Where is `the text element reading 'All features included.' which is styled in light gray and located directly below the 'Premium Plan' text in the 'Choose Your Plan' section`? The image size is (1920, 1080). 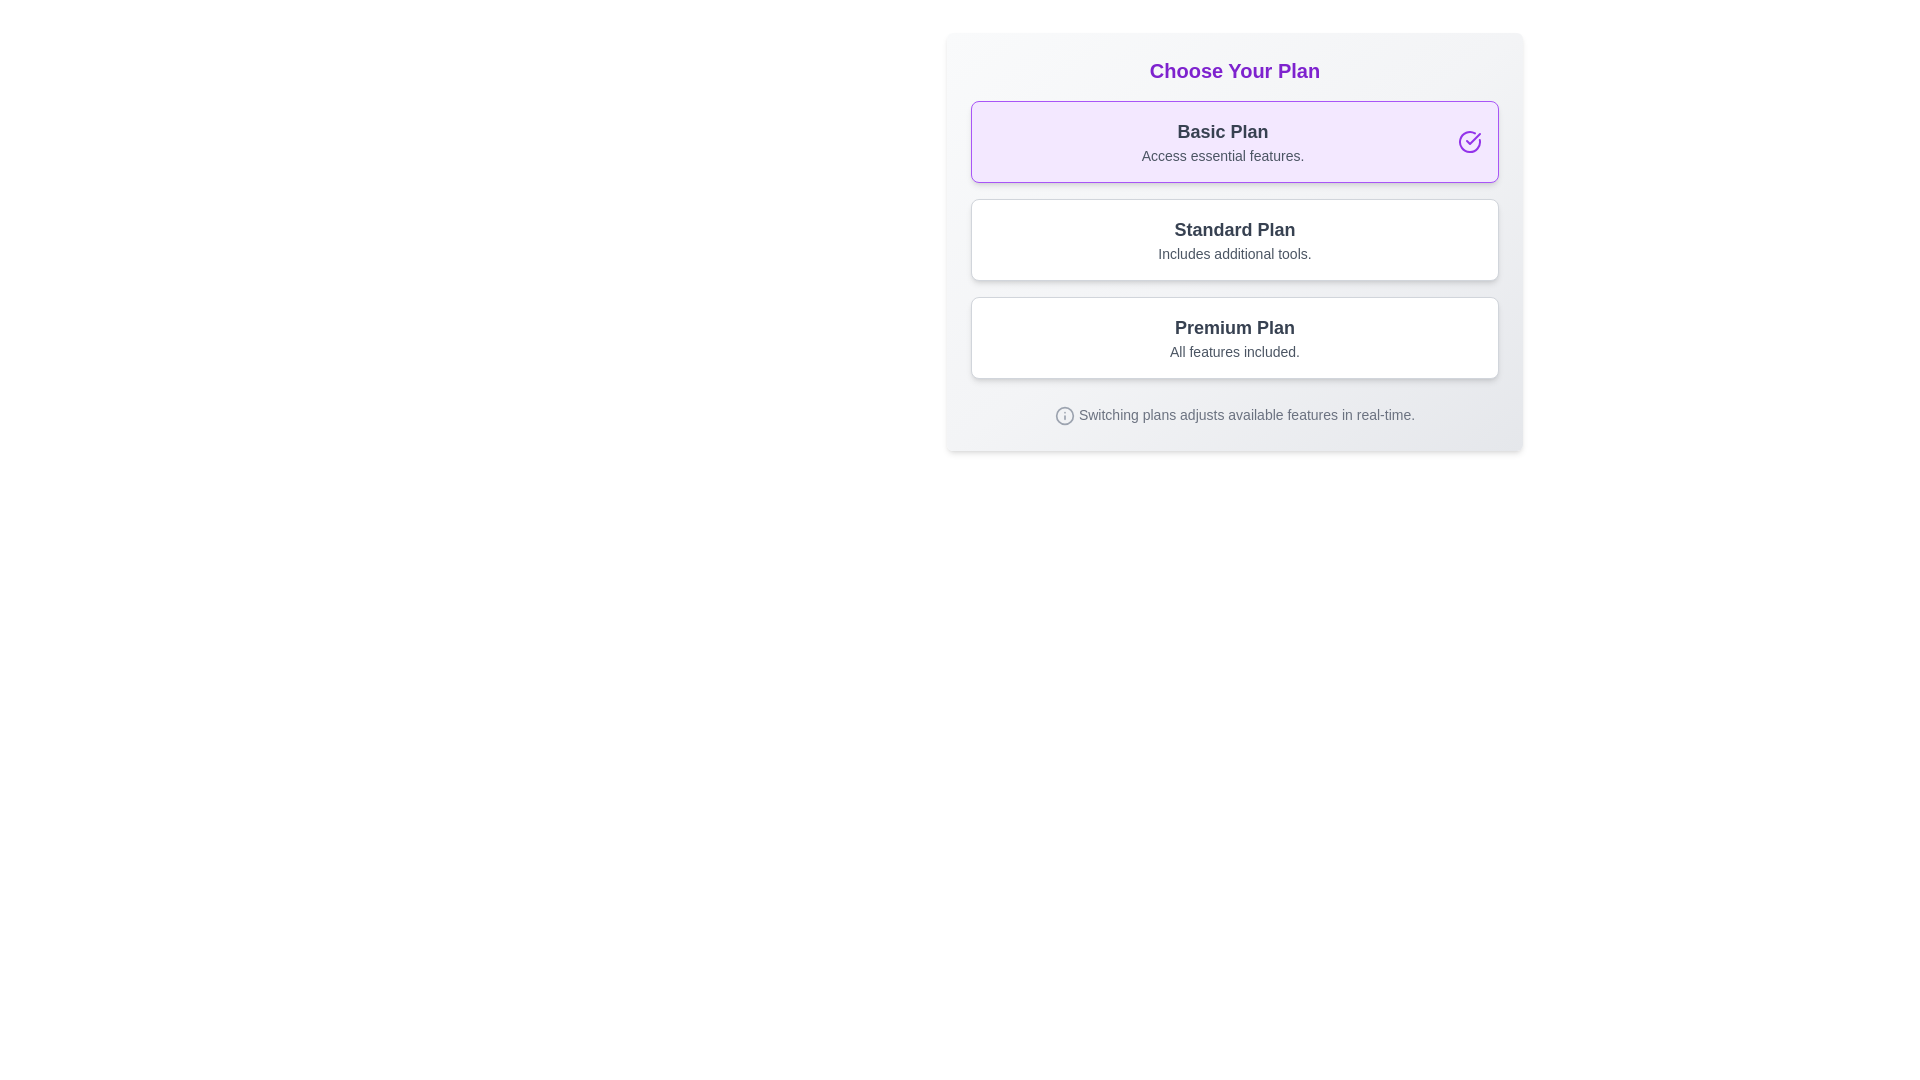 the text element reading 'All features included.' which is styled in light gray and located directly below the 'Premium Plan' text in the 'Choose Your Plan' section is located at coordinates (1233, 350).